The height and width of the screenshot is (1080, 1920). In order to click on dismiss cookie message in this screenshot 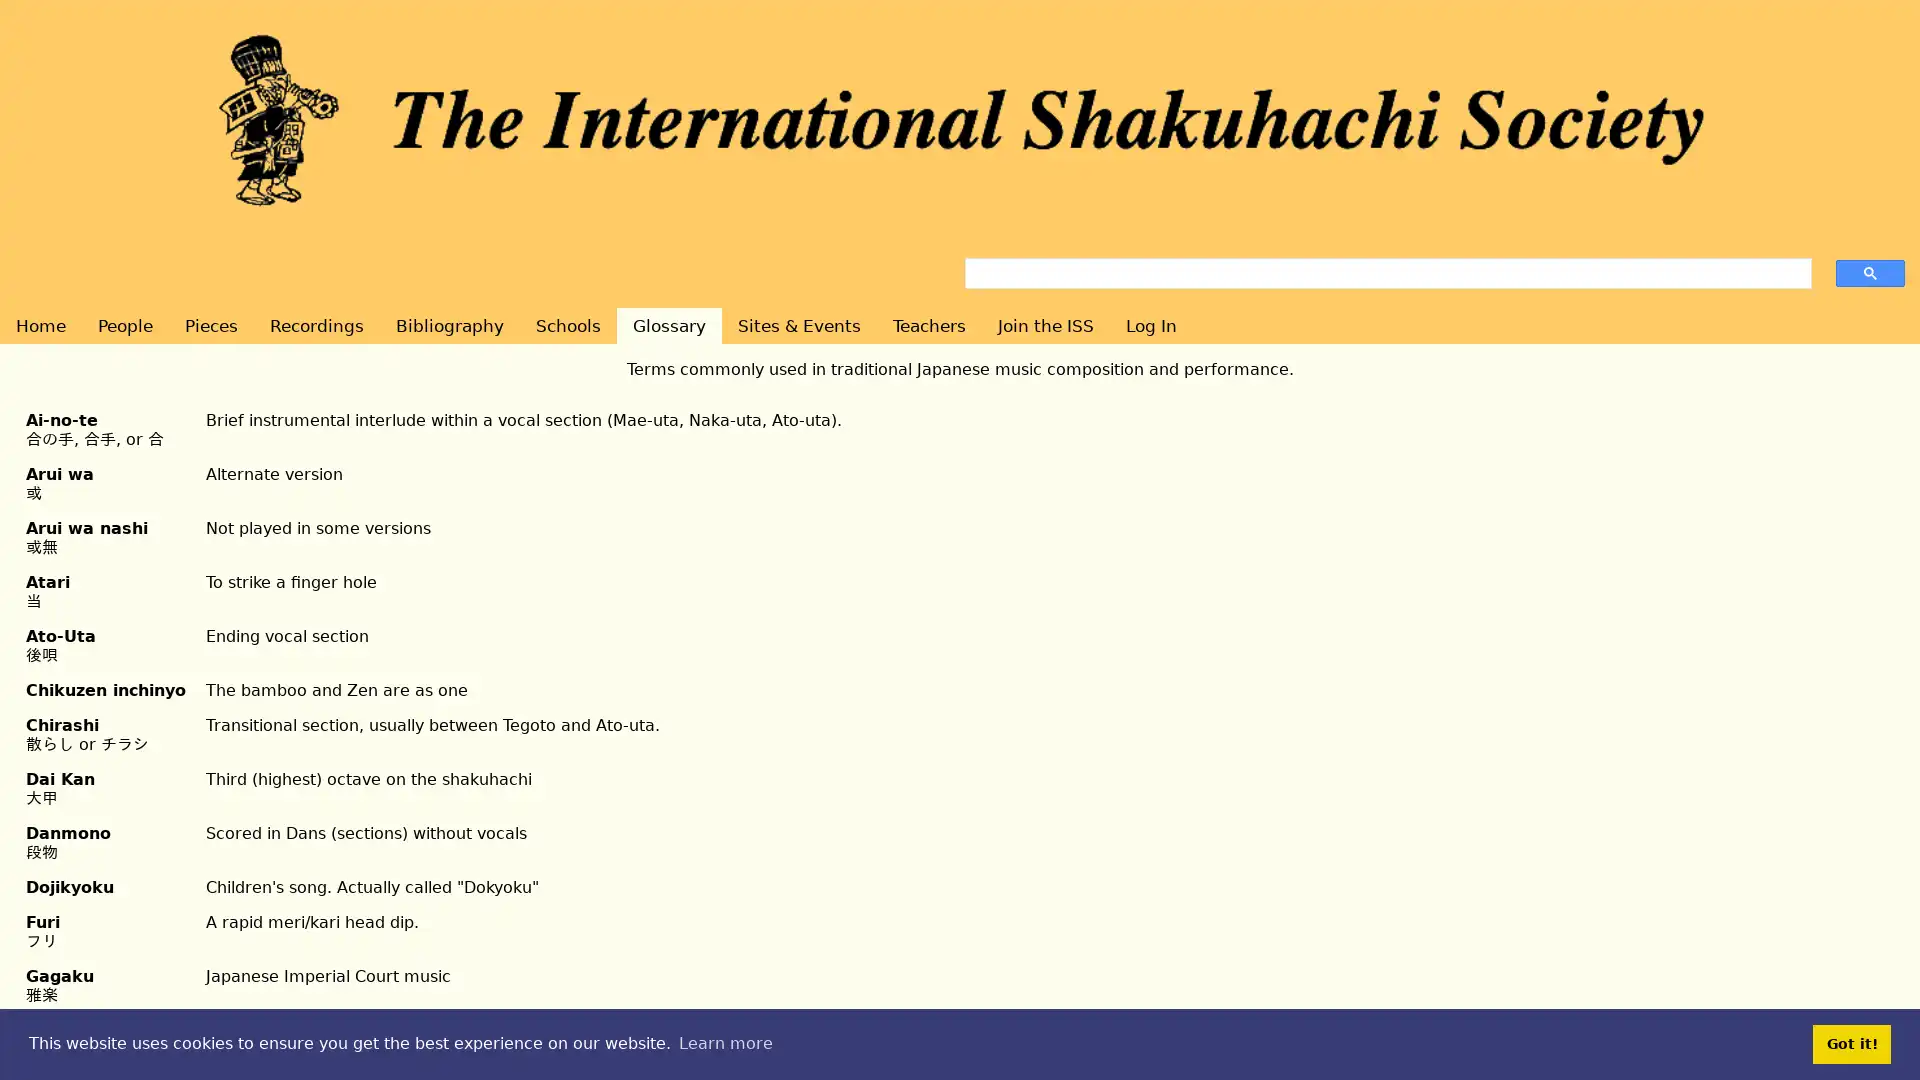, I will do `click(1851, 1043)`.